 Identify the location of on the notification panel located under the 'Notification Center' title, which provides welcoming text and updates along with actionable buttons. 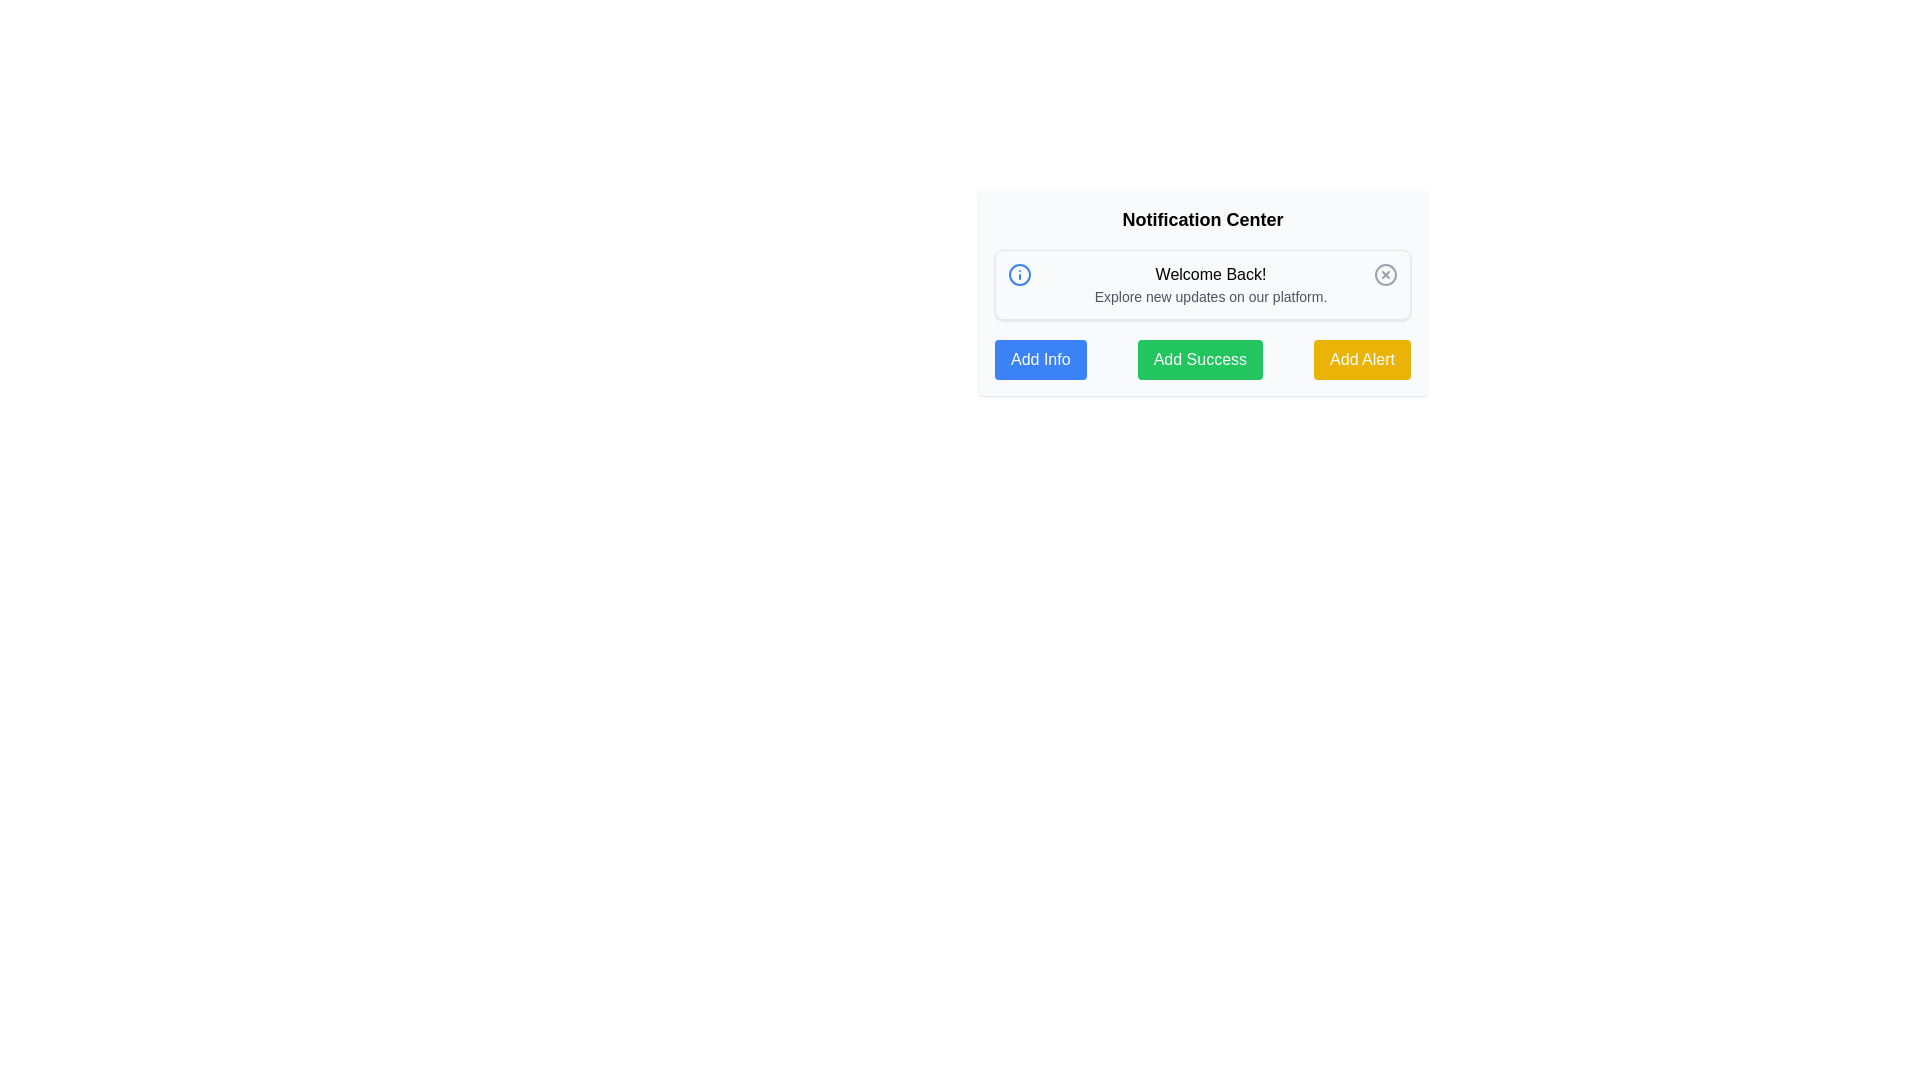
(1202, 293).